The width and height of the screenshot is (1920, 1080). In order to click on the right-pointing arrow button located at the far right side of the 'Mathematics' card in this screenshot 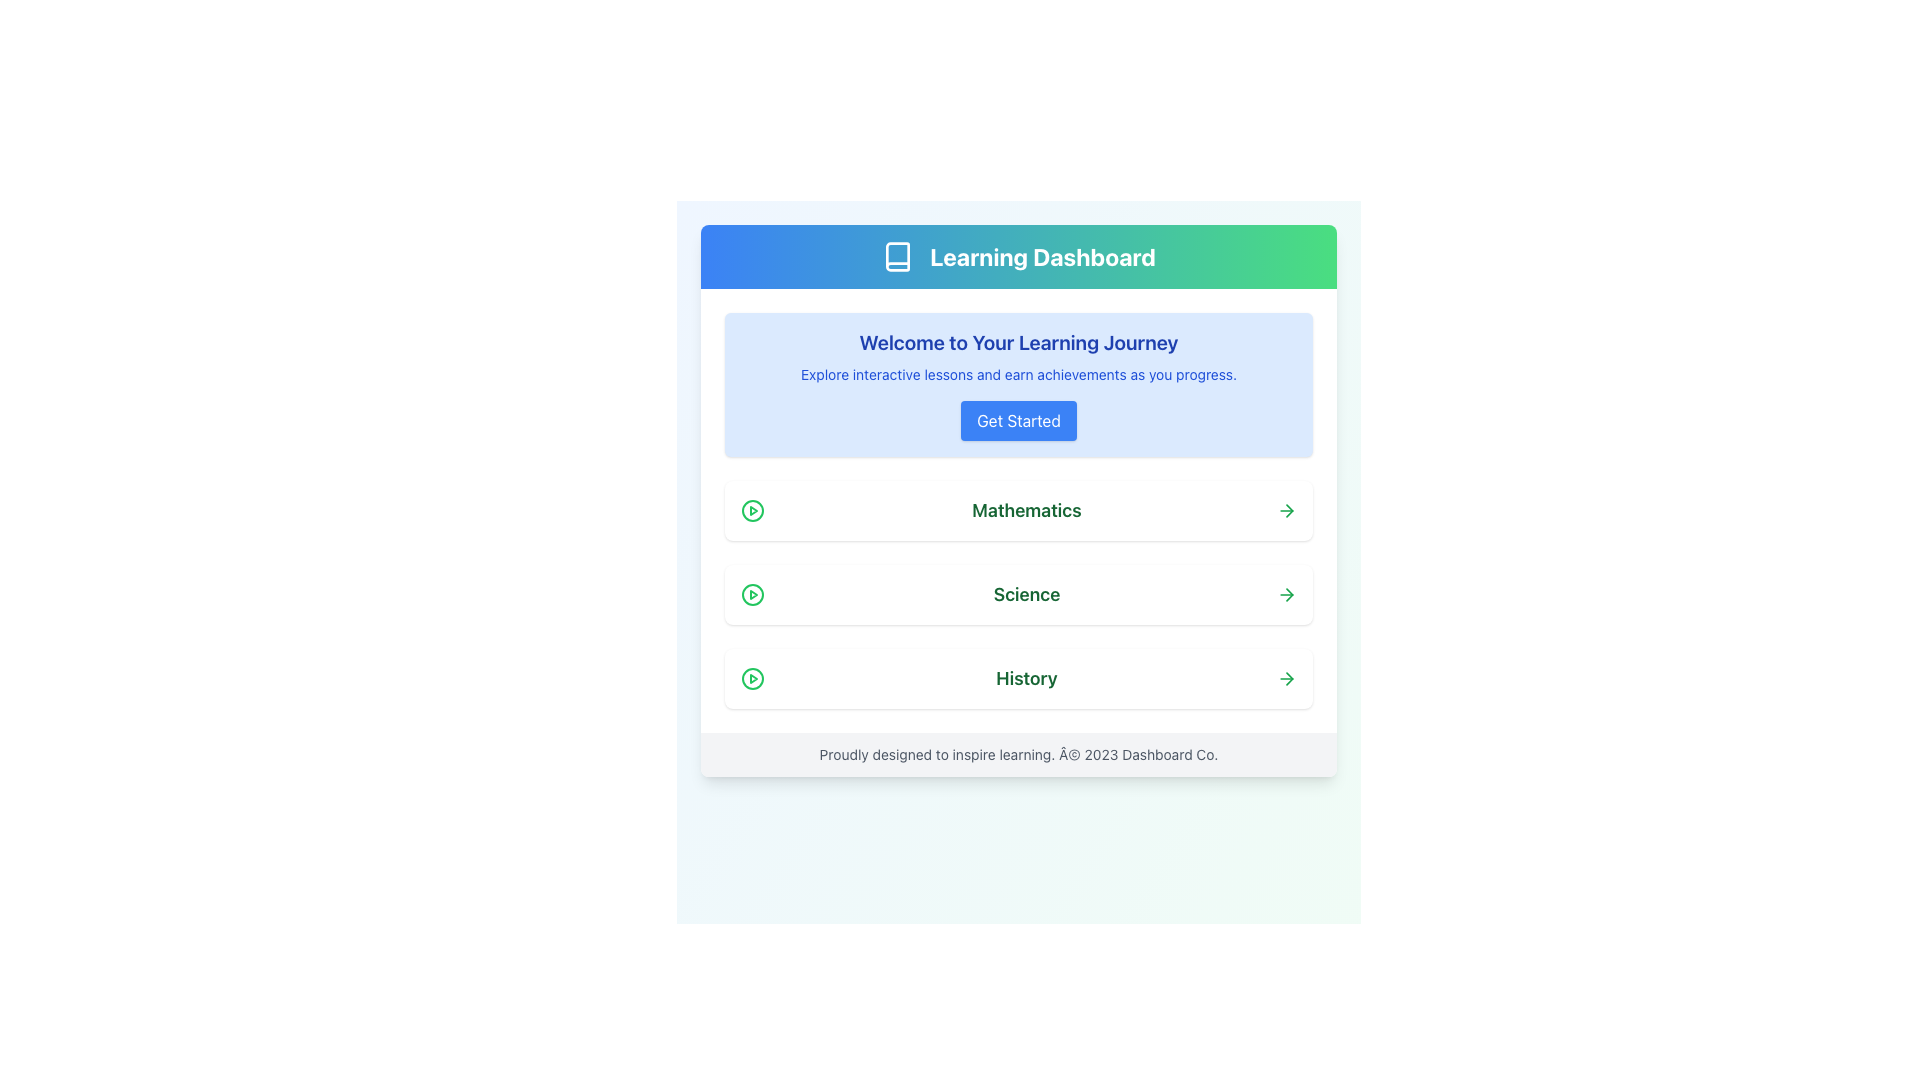, I will do `click(1286, 509)`.